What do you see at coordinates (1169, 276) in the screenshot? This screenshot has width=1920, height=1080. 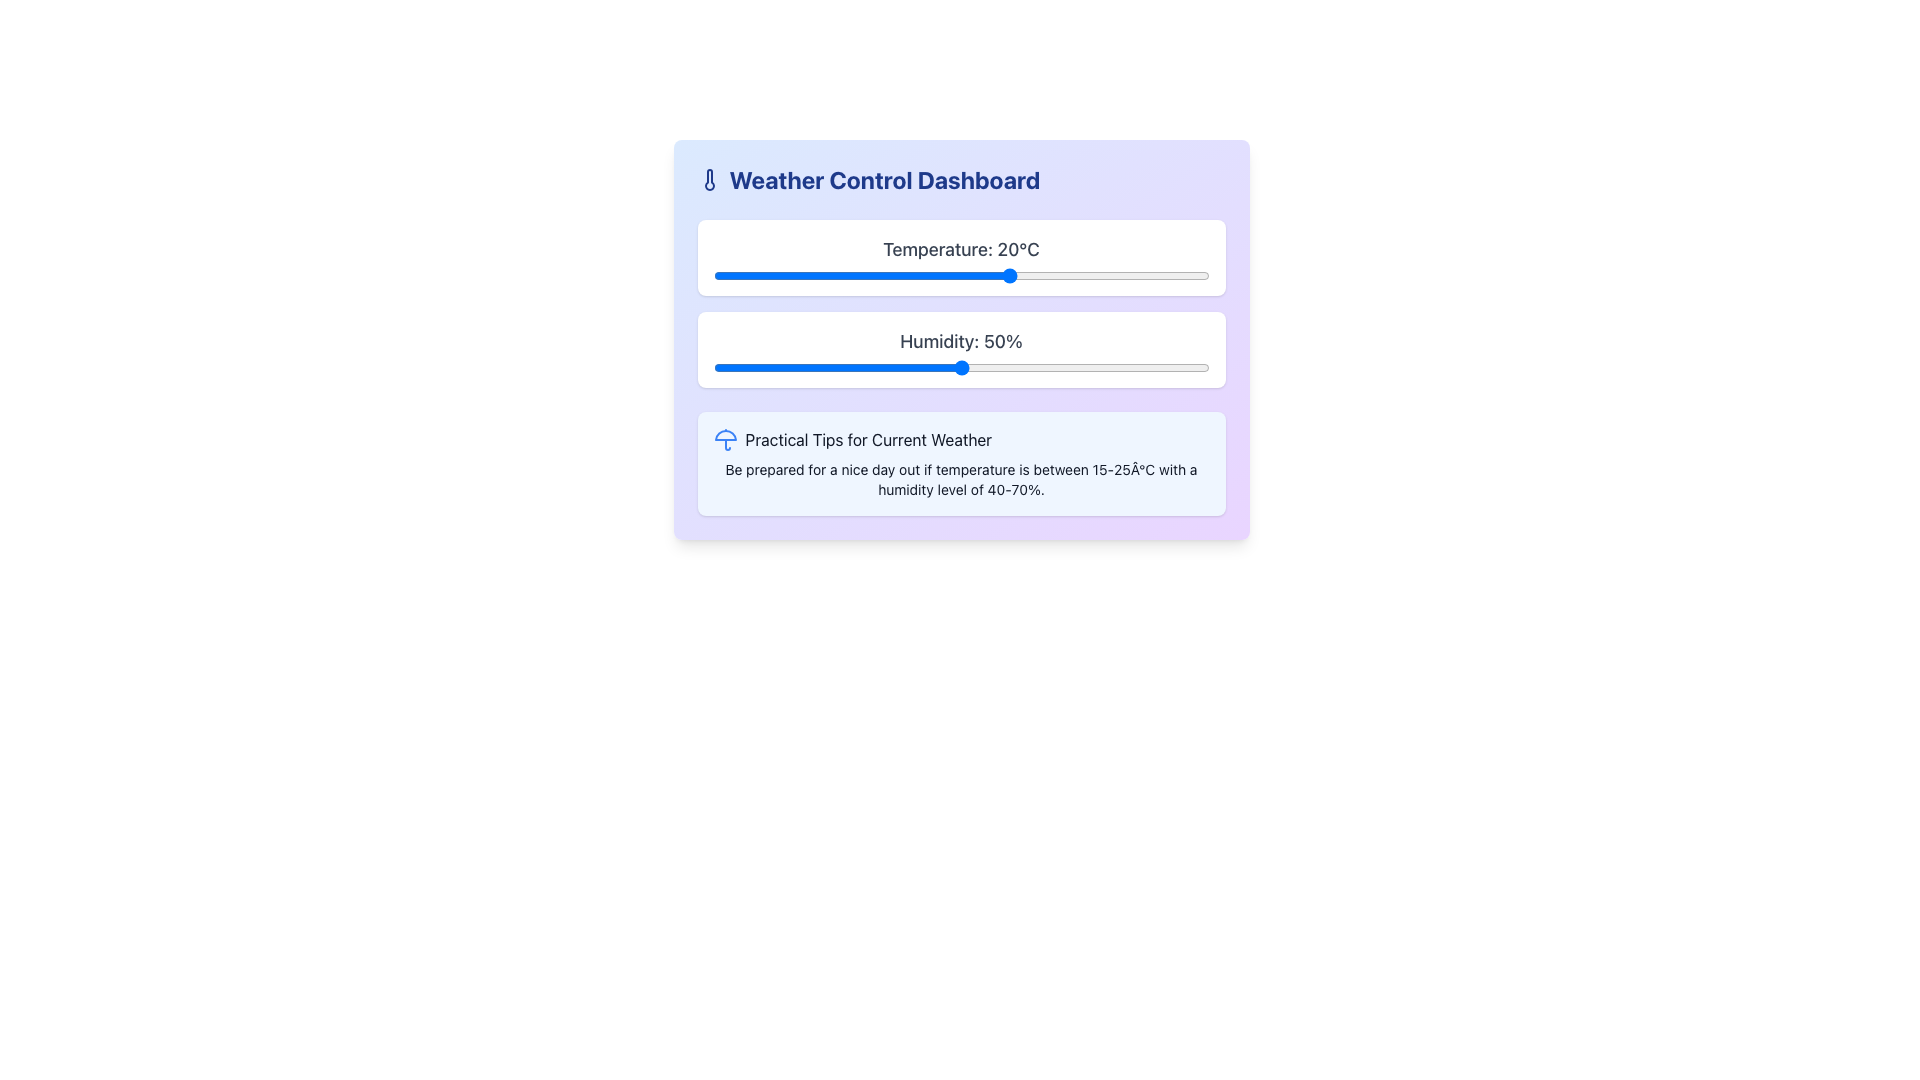 I see `temperature` at bounding box center [1169, 276].